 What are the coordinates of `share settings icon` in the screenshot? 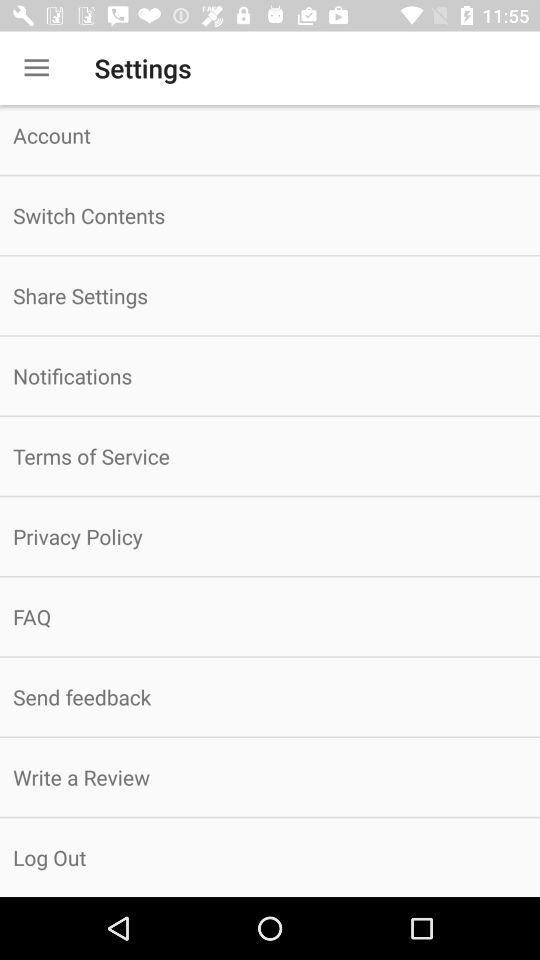 It's located at (270, 294).